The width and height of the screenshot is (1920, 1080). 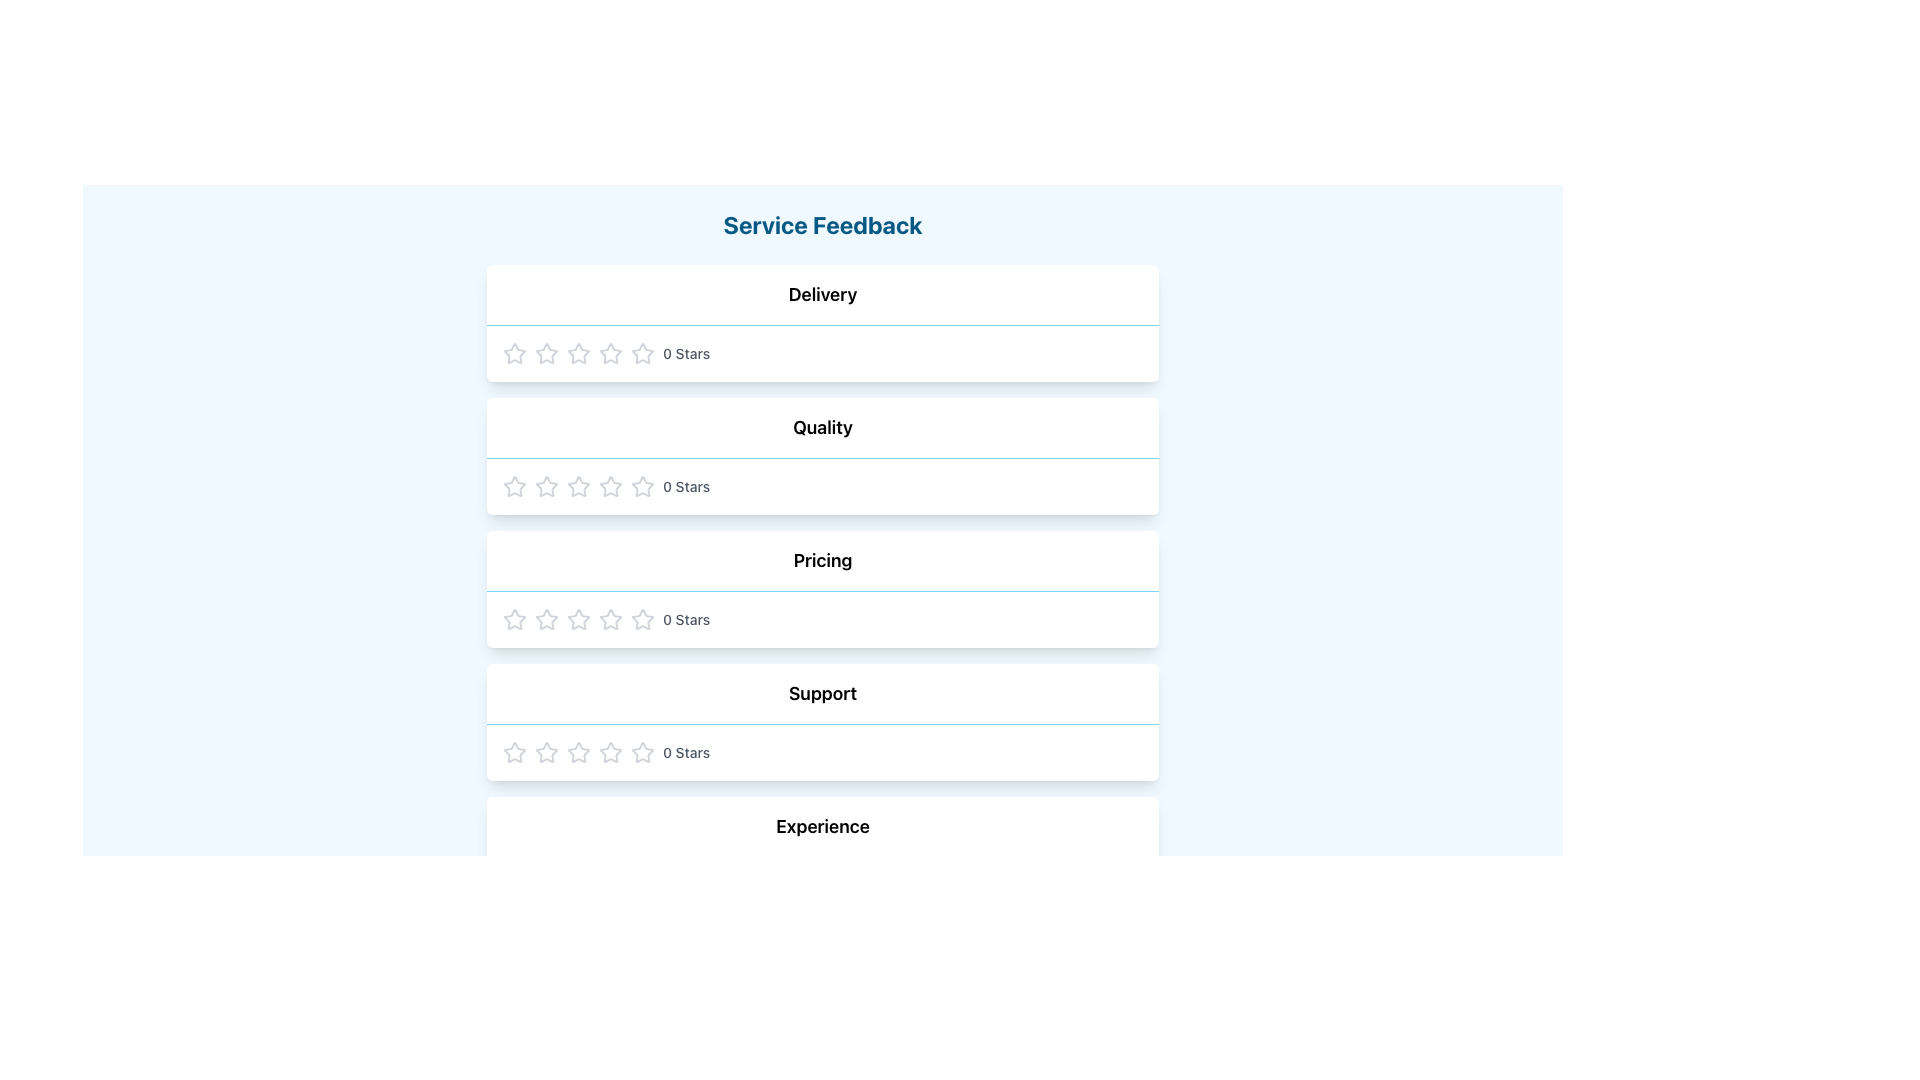 What do you see at coordinates (643, 486) in the screenshot?
I see `the third star icon in the horizontal row of five for Quality rating selection` at bounding box center [643, 486].